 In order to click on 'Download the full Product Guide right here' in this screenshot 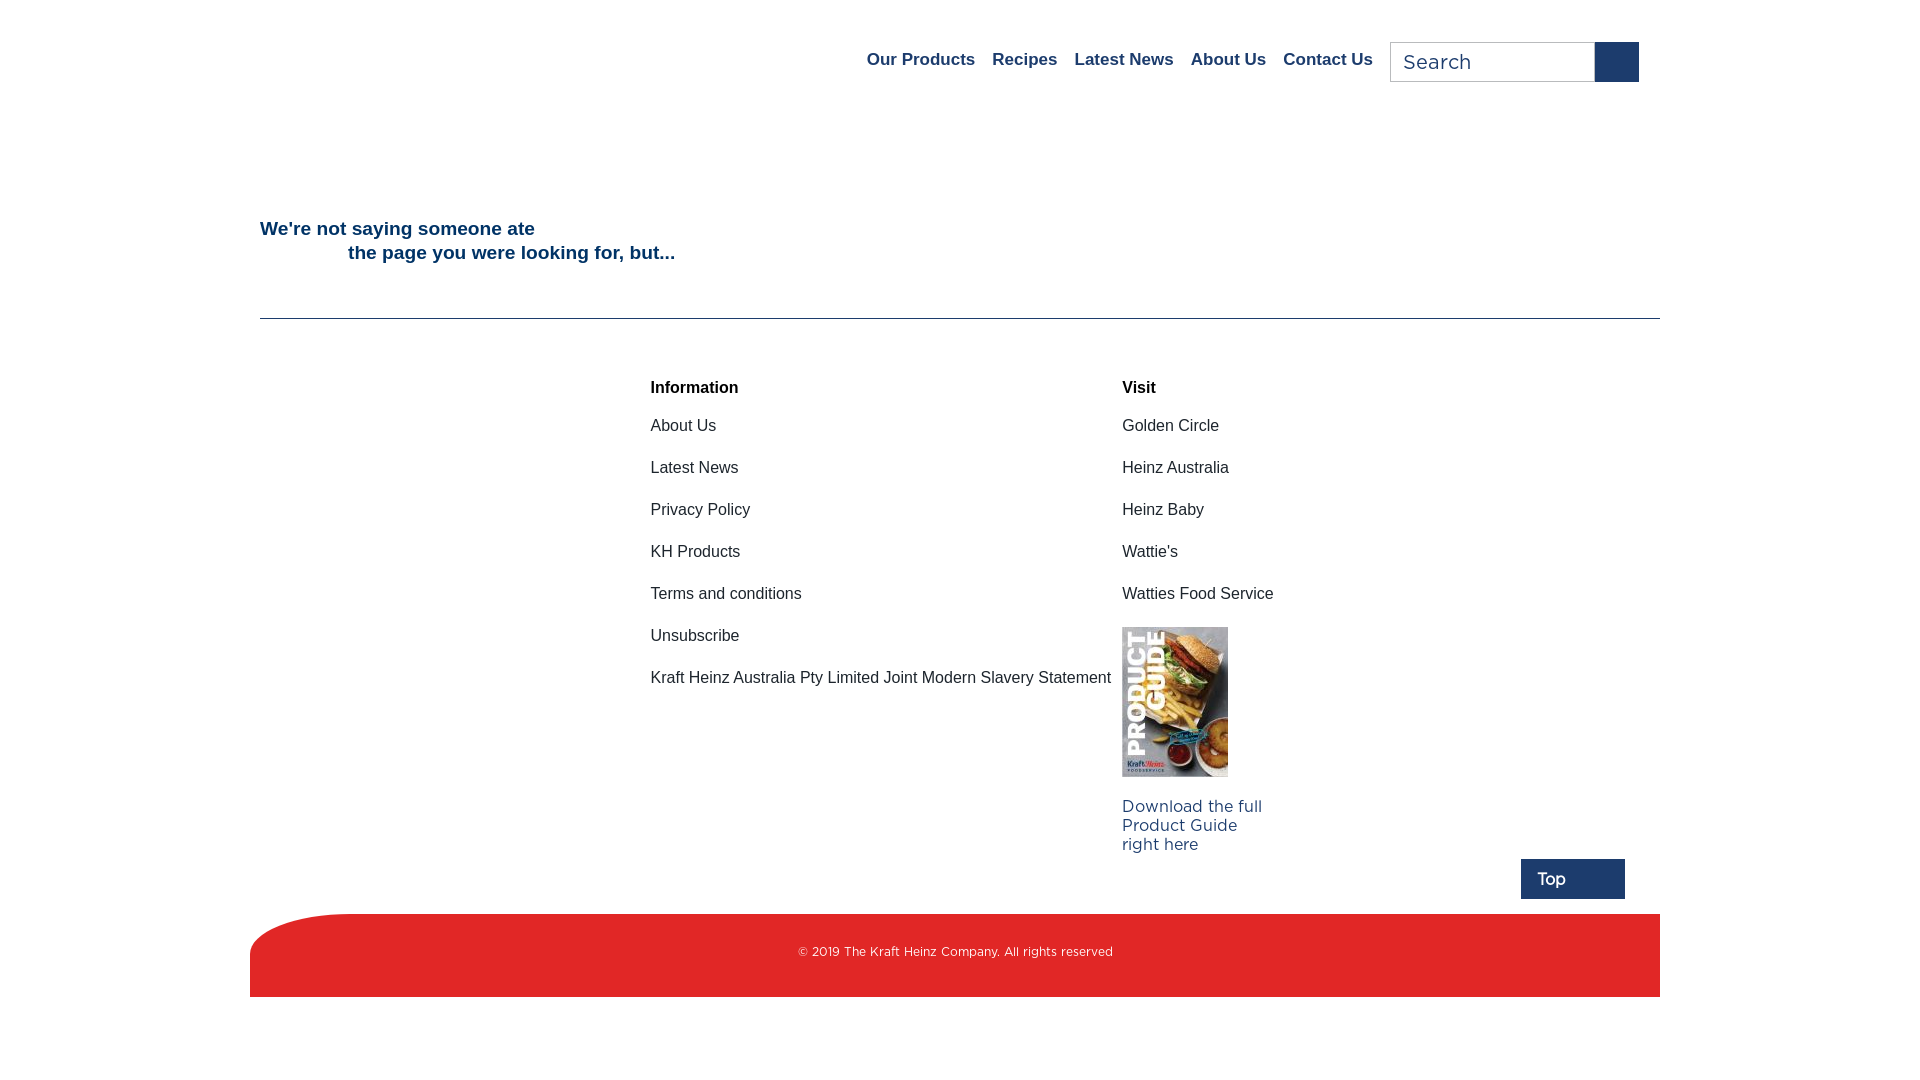, I will do `click(1196, 806)`.